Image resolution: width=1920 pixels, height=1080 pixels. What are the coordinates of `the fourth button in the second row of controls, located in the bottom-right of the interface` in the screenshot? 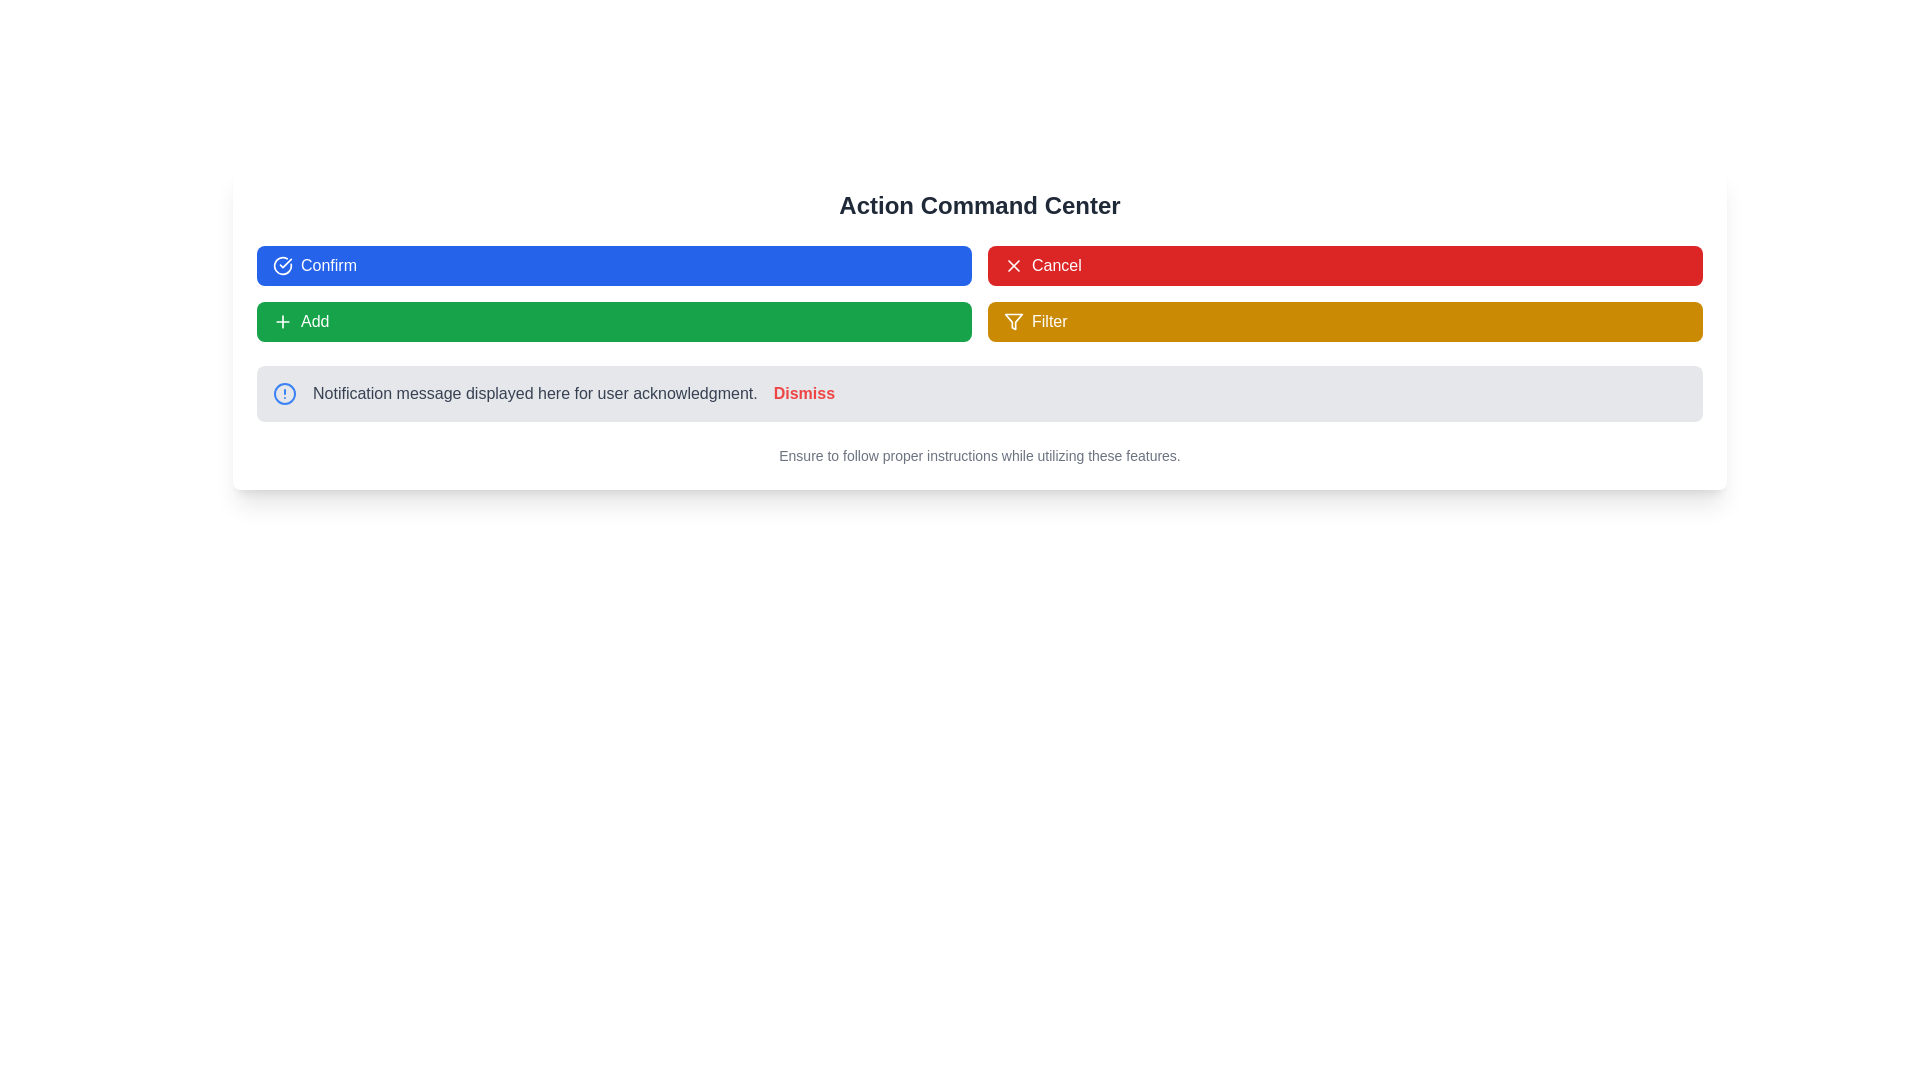 It's located at (1345, 320).